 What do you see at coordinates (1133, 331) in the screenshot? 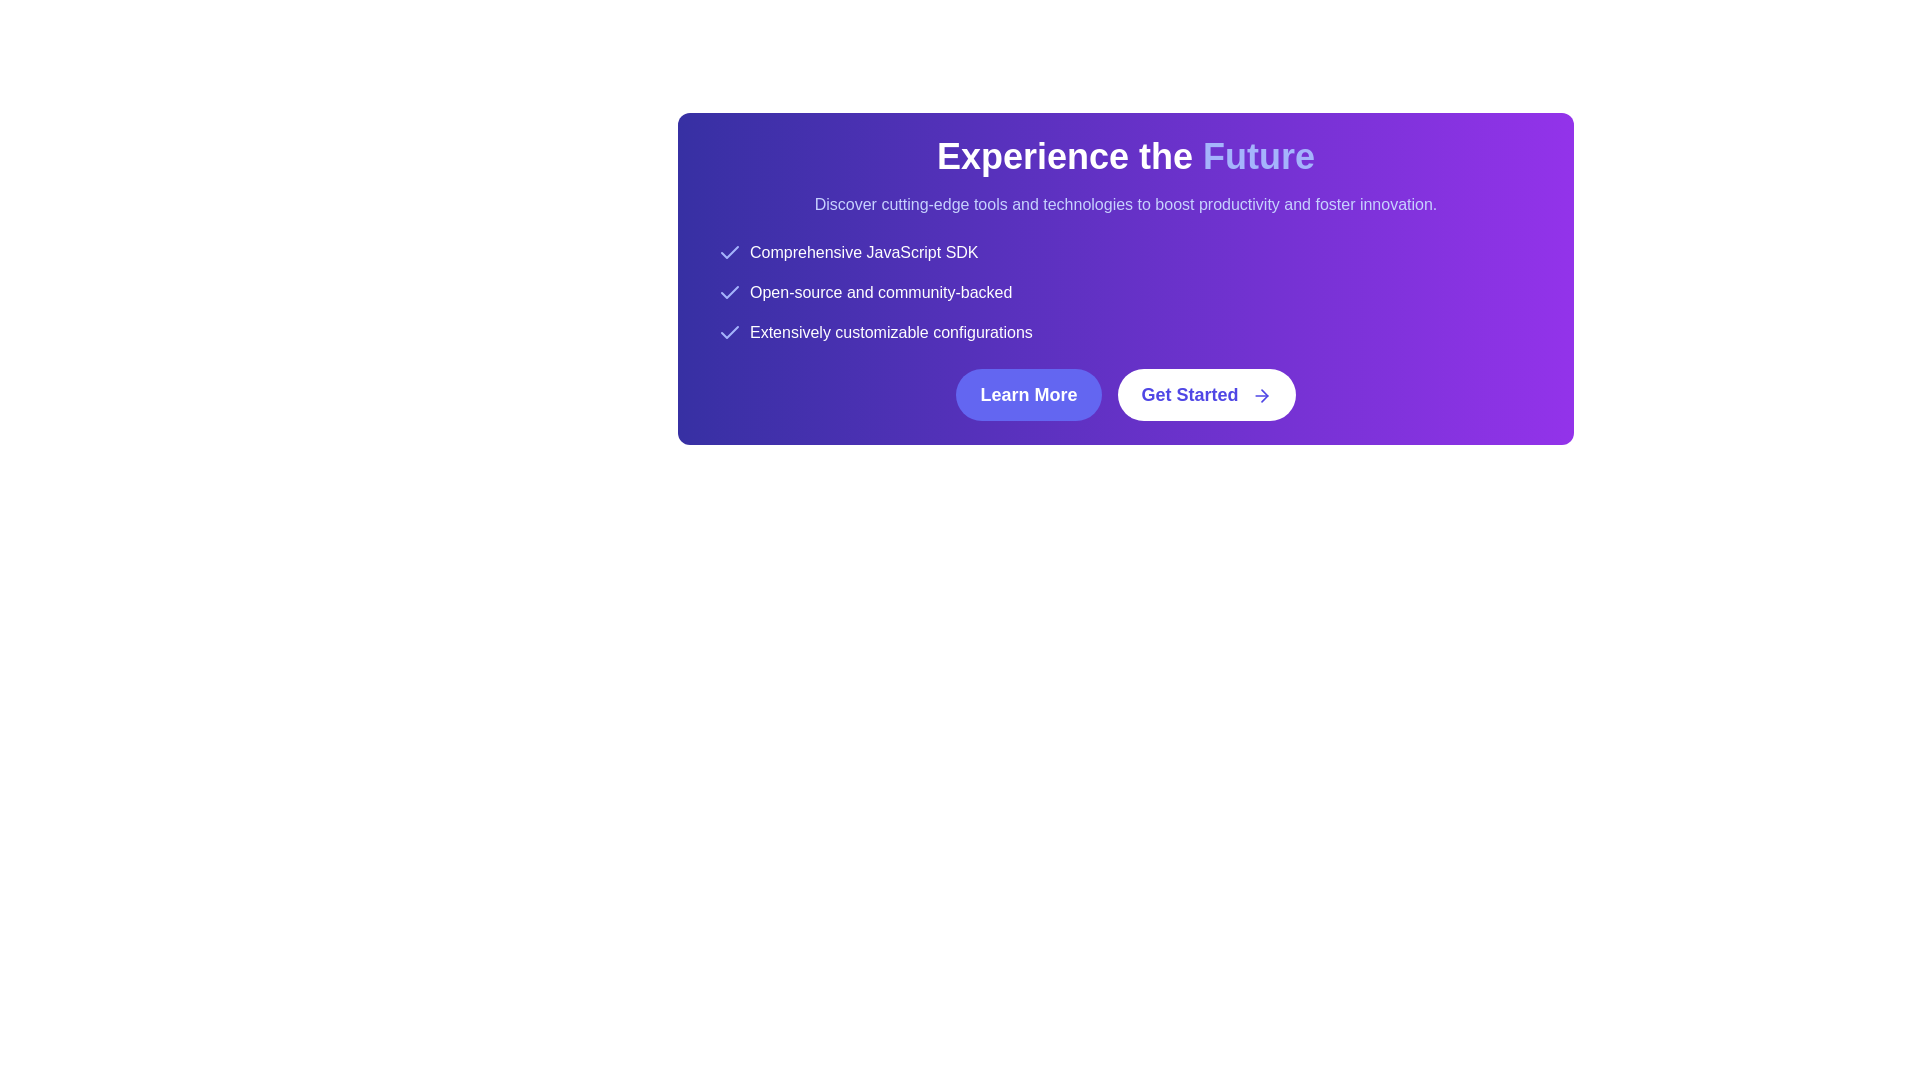
I see `the third list item in the vertical list of features that emphasizes extensive customization configurations, located in the top center of the interface under the section titled 'Experience the Future'` at bounding box center [1133, 331].